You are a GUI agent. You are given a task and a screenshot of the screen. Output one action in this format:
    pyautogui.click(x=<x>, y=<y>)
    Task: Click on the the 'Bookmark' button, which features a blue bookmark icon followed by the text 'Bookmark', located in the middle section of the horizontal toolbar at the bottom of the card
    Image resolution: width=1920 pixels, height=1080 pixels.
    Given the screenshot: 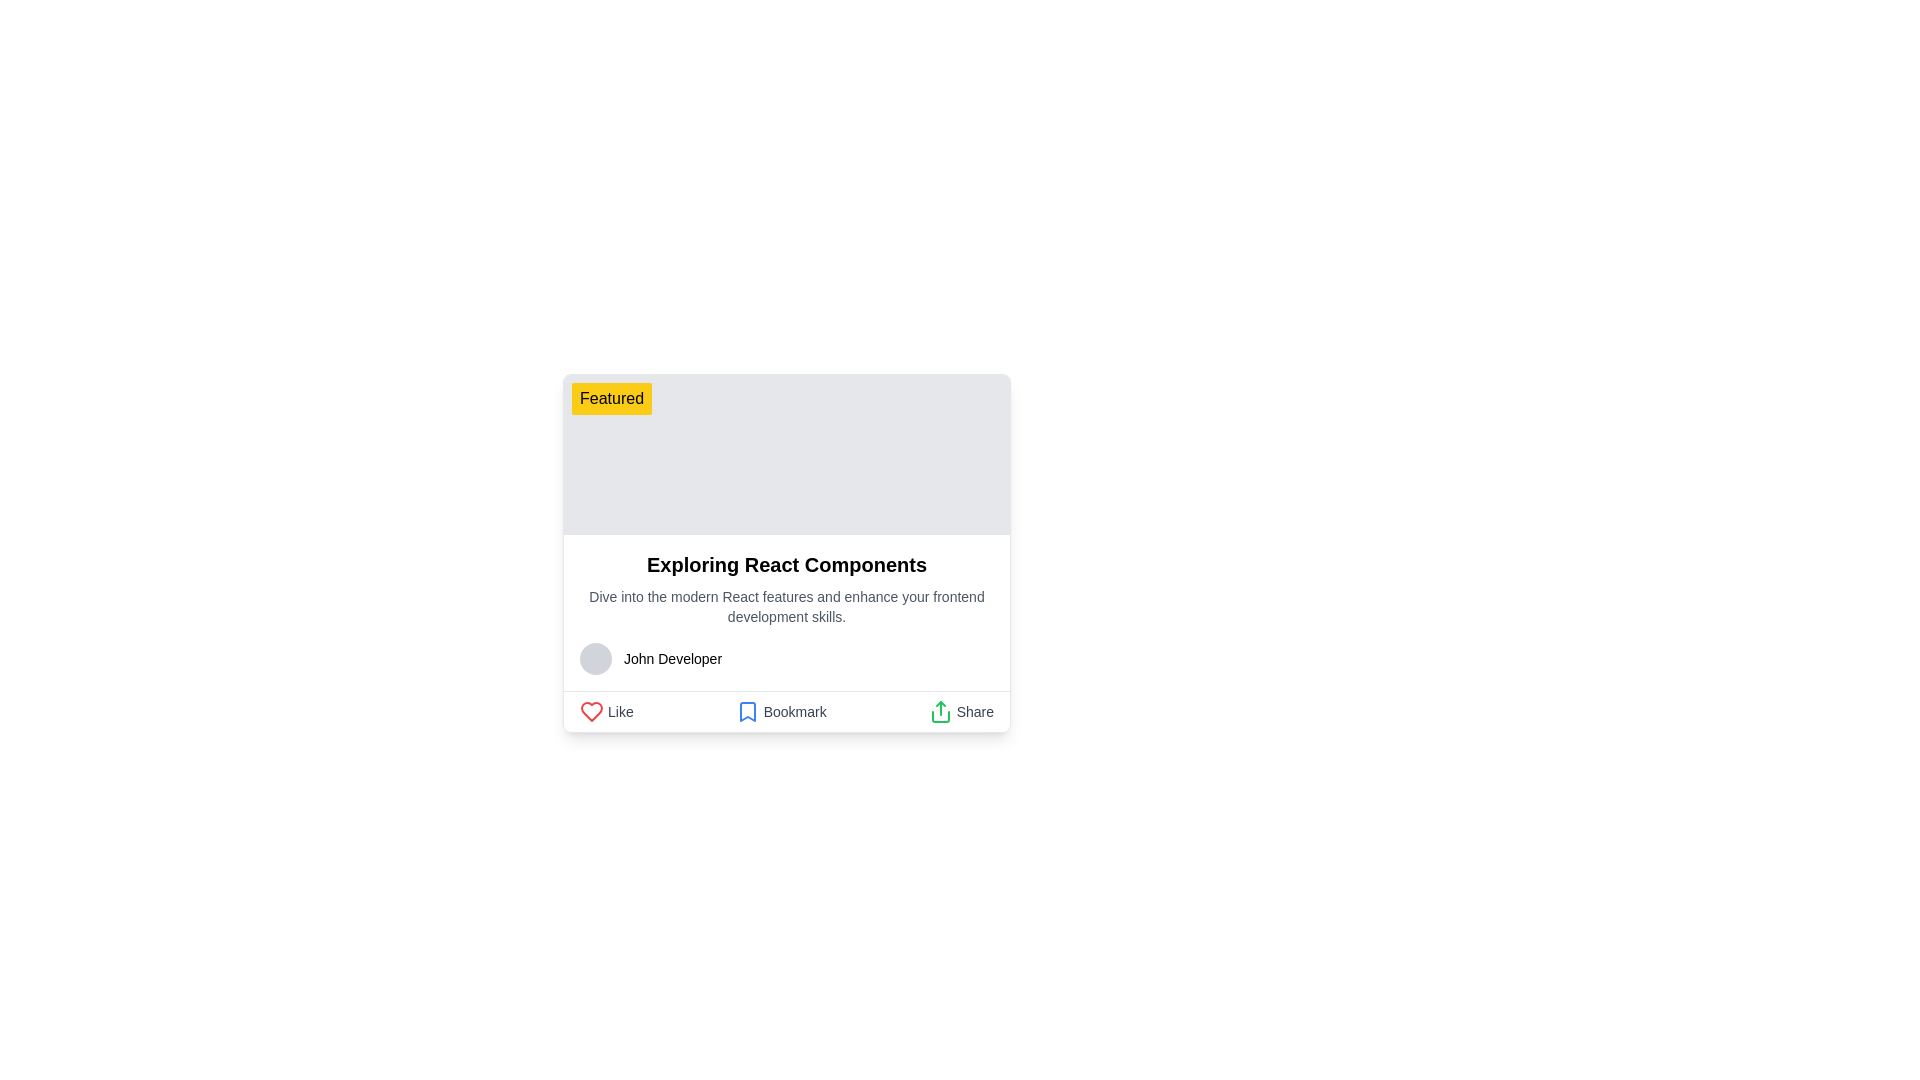 What is the action you would take?
    pyautogui.click(x=780, y=711)
    